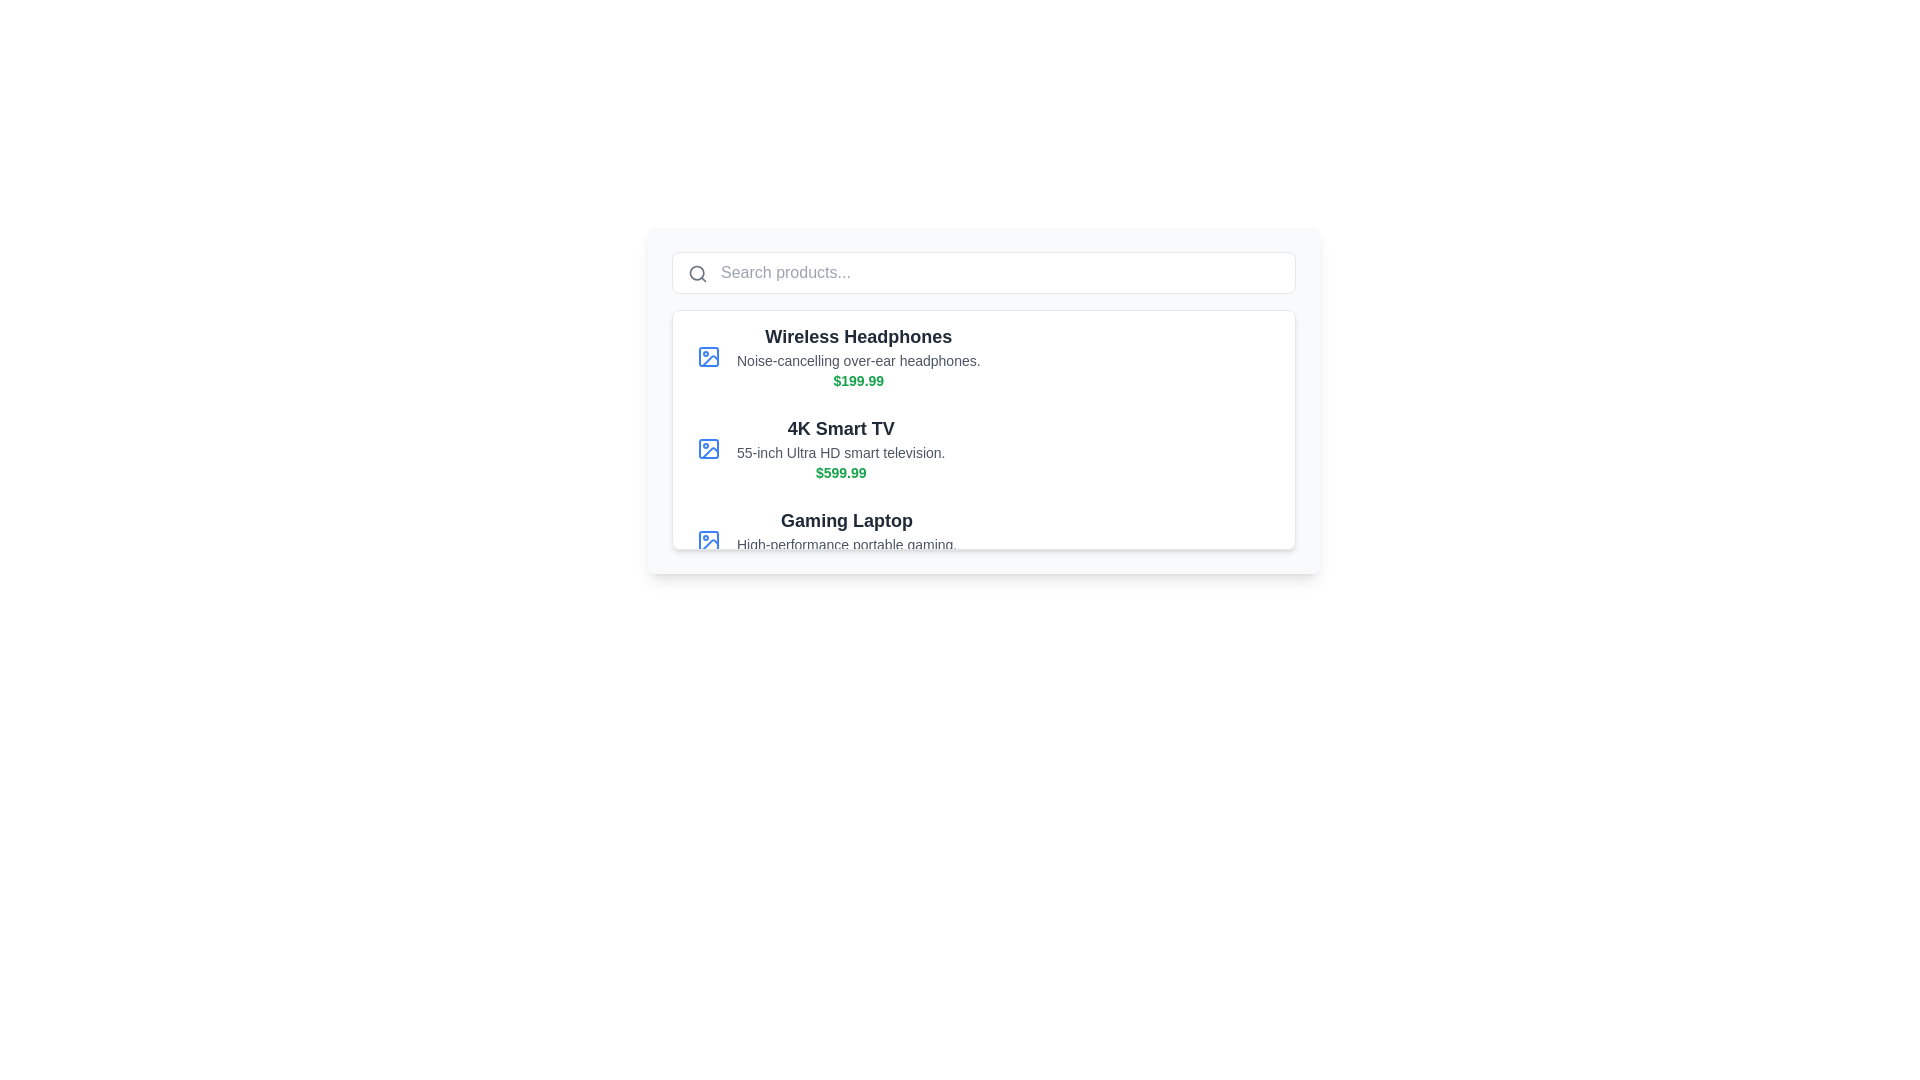 This screenshot has height=1080, width=1920. I want to click on the text label that reads '55-inch Ultra HD smart television.' It is styled in gray and located below the main title '4K Smart TV' and above the price '$599.99', so click(841, 452).